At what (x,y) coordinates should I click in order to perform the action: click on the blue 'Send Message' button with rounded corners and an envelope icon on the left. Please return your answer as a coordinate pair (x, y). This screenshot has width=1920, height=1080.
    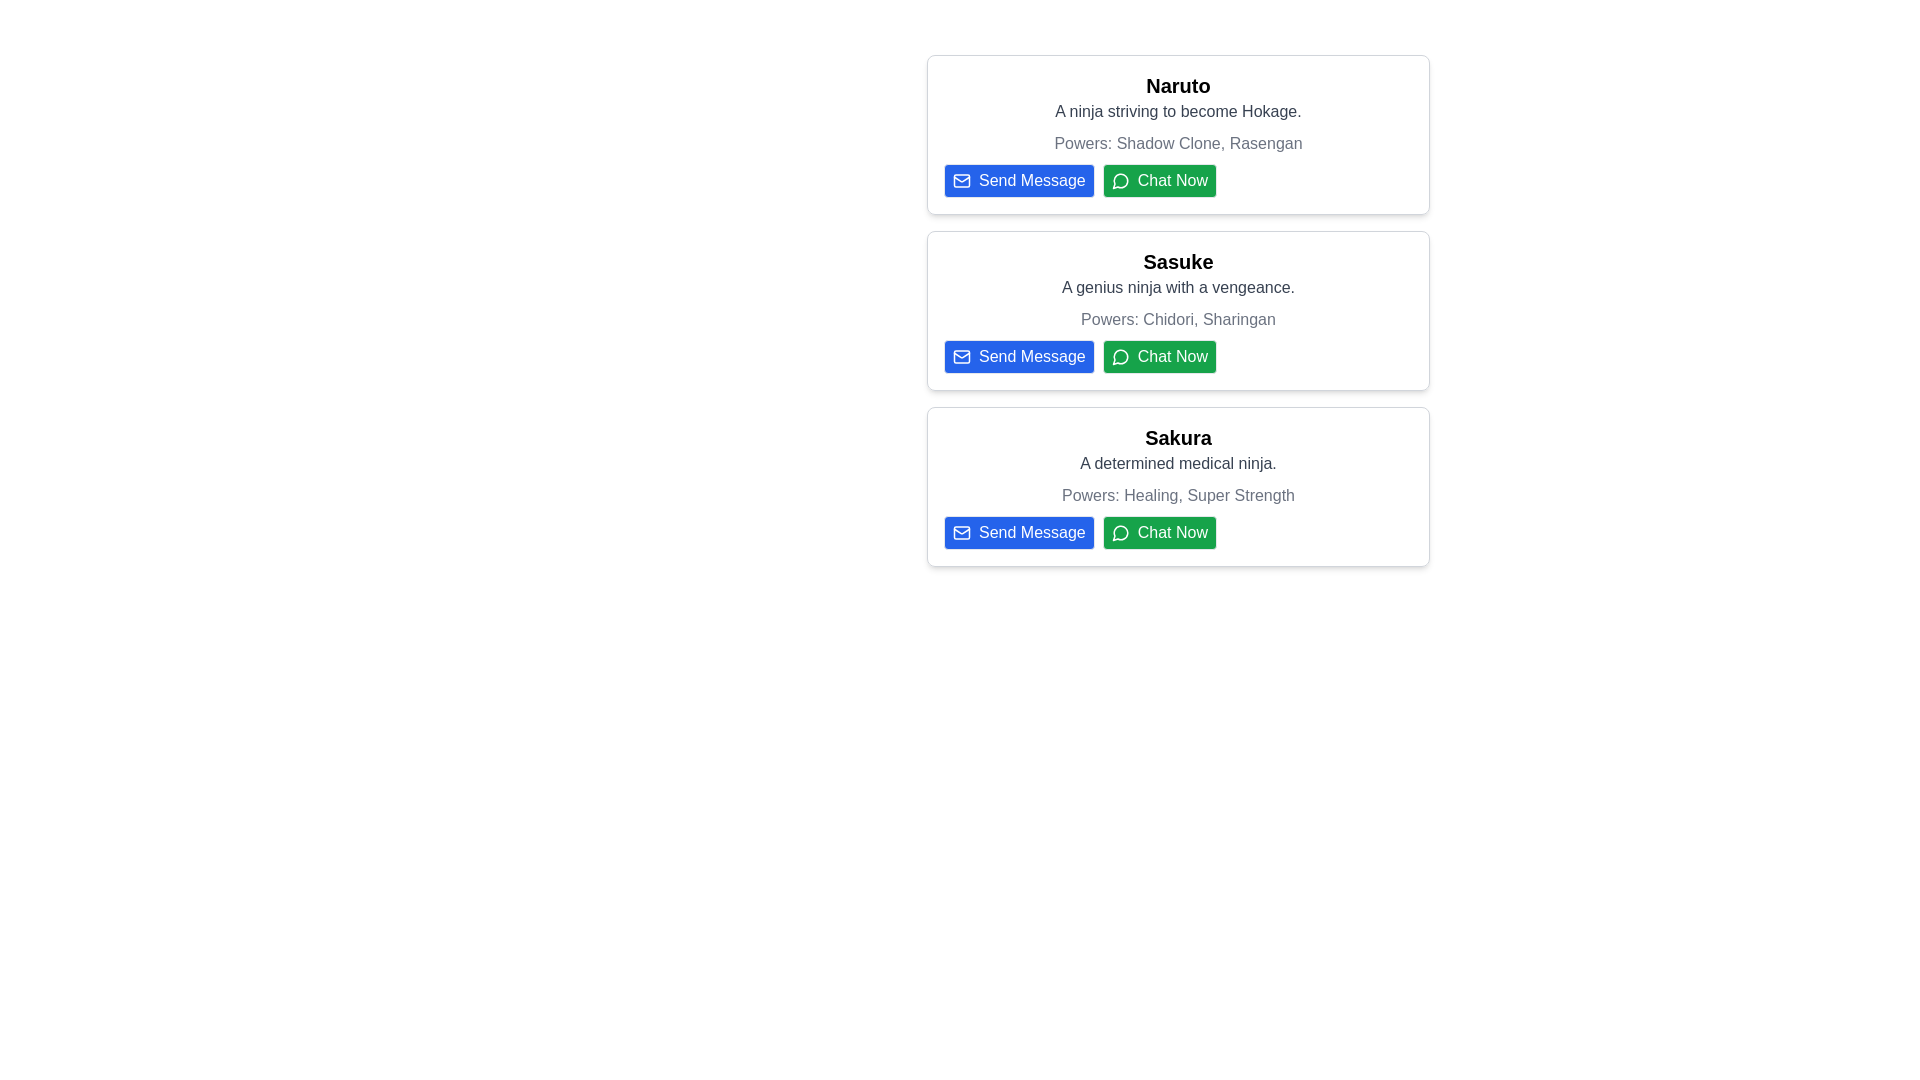
    Looking at the image, I should click on (1019, 181).